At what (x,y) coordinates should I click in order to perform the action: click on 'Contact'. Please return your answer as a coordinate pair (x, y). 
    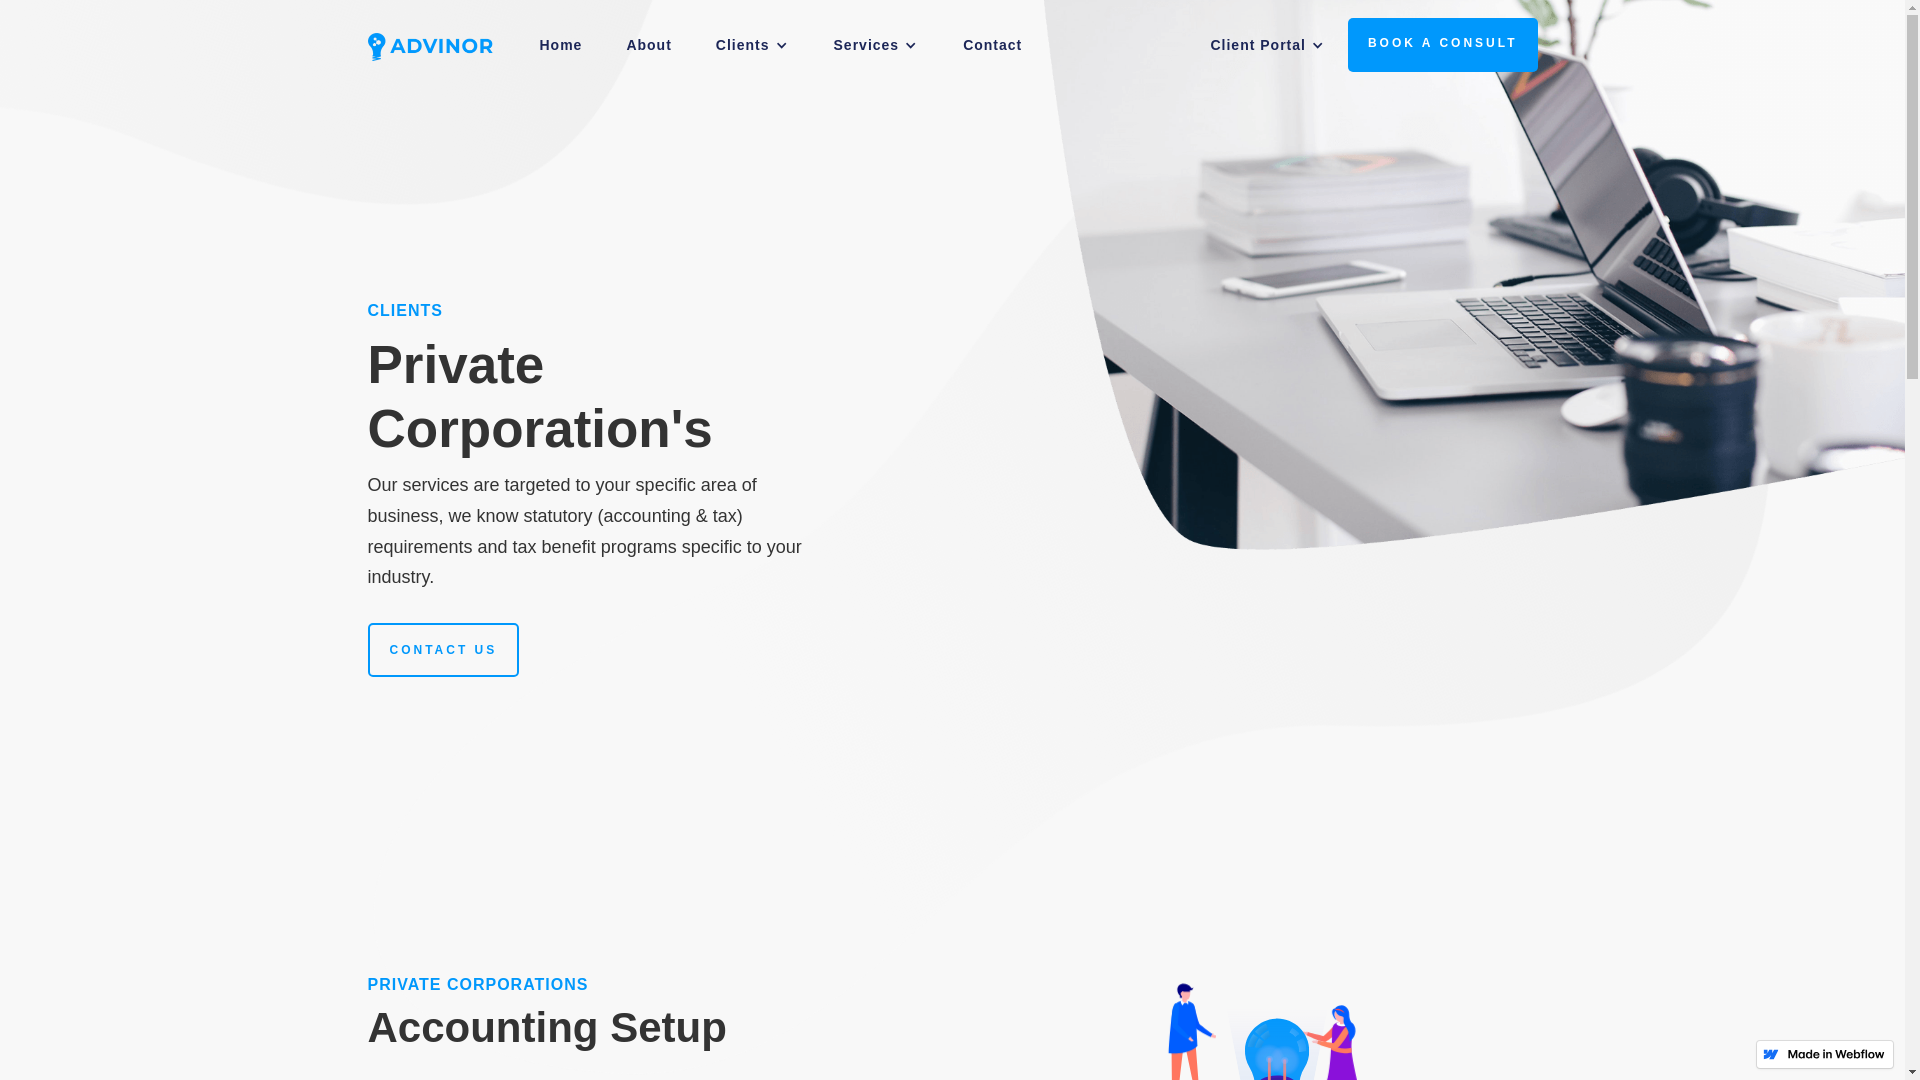
    Looking at the image, I should click on (992, 45).